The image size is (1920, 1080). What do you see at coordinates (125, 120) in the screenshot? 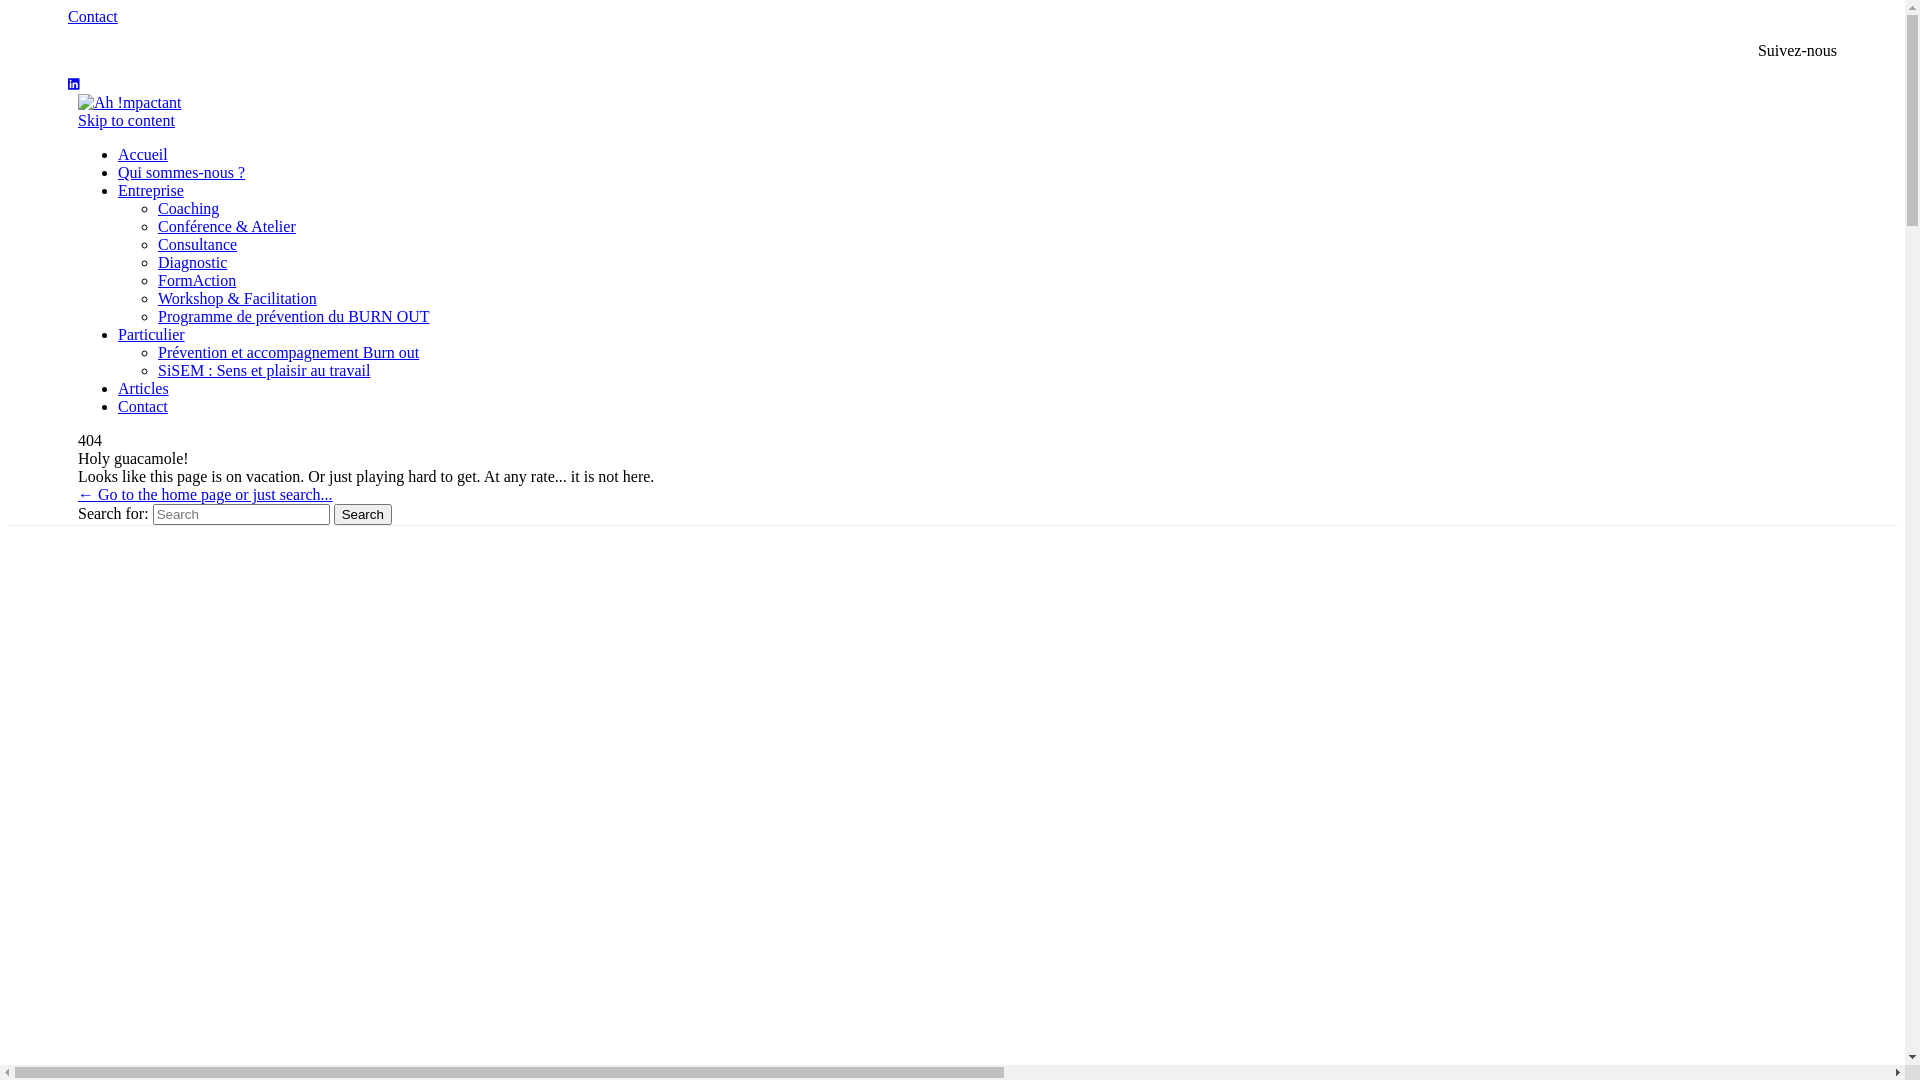
I see `'Skip to content'` at bounding box center [125, 120].